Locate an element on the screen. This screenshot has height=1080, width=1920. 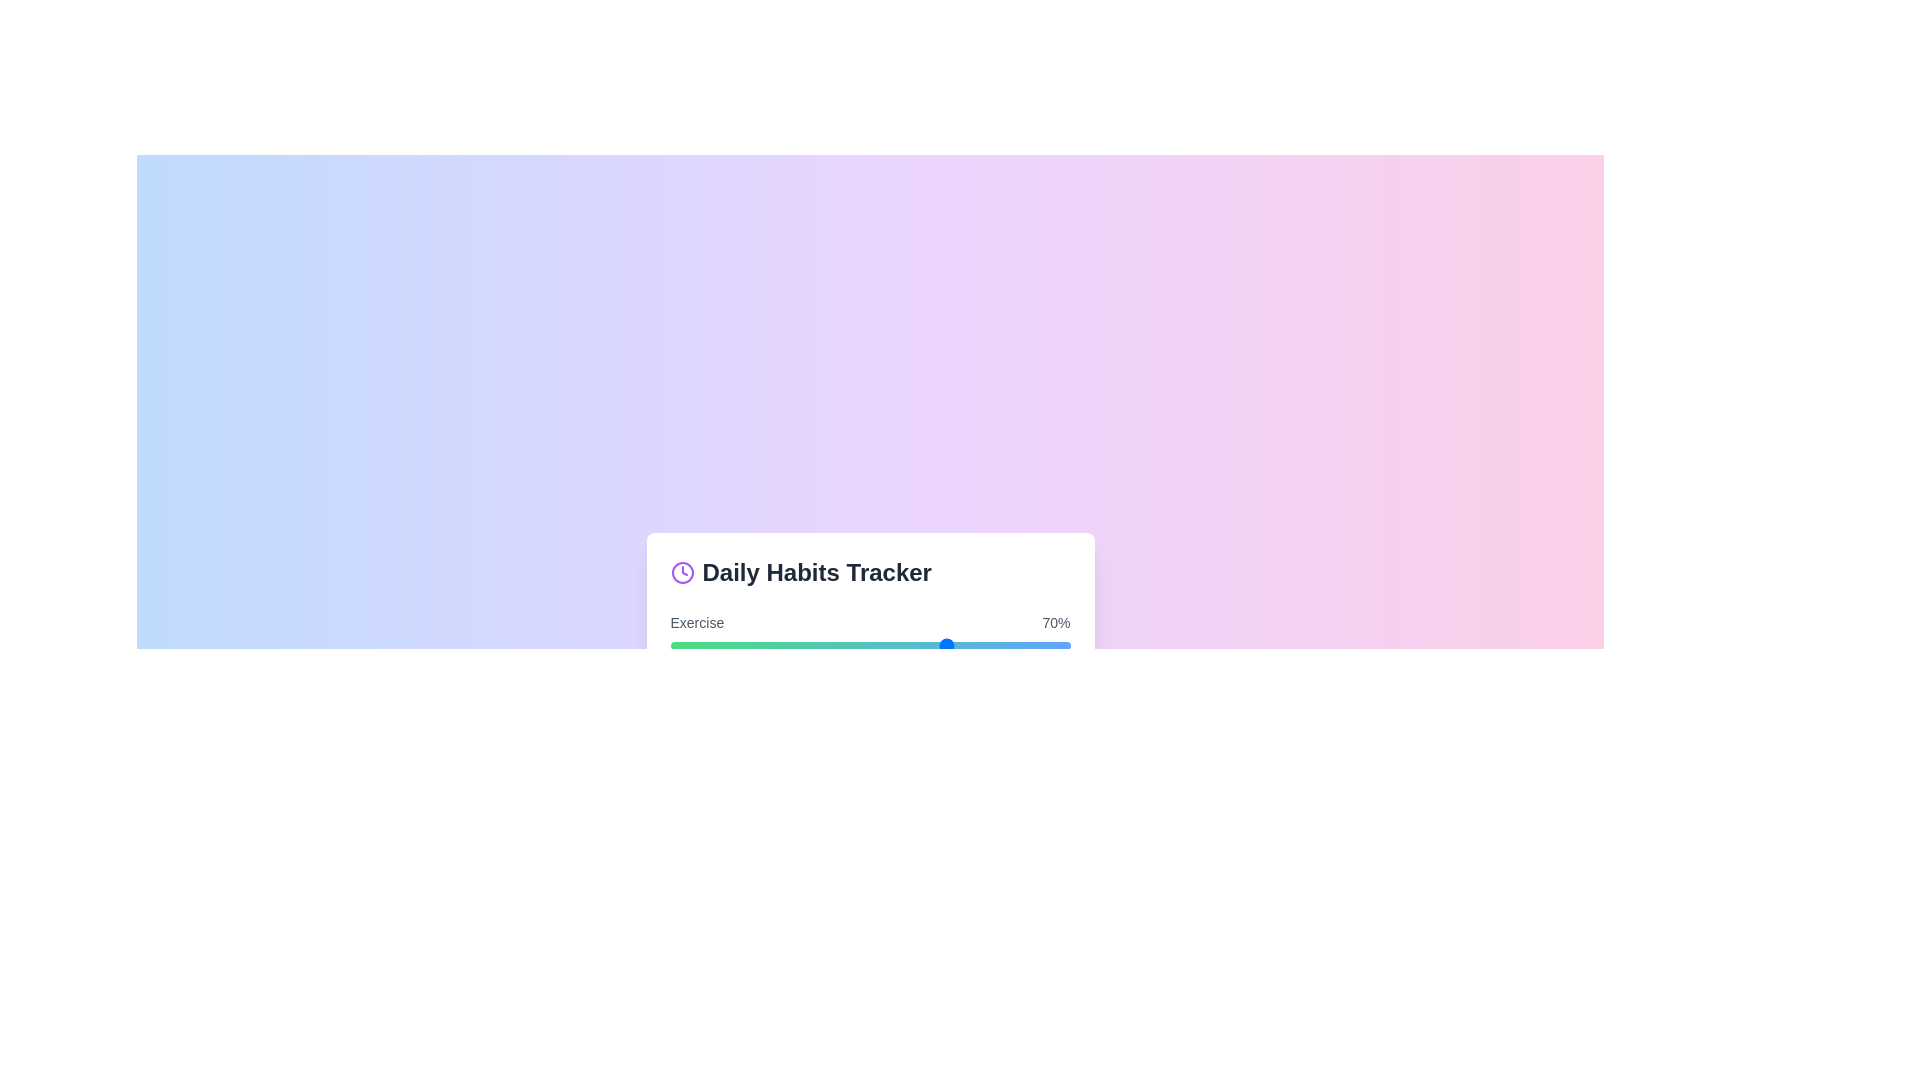
the progress bar for a habit to 85% is located at coordinates (1010, 645).